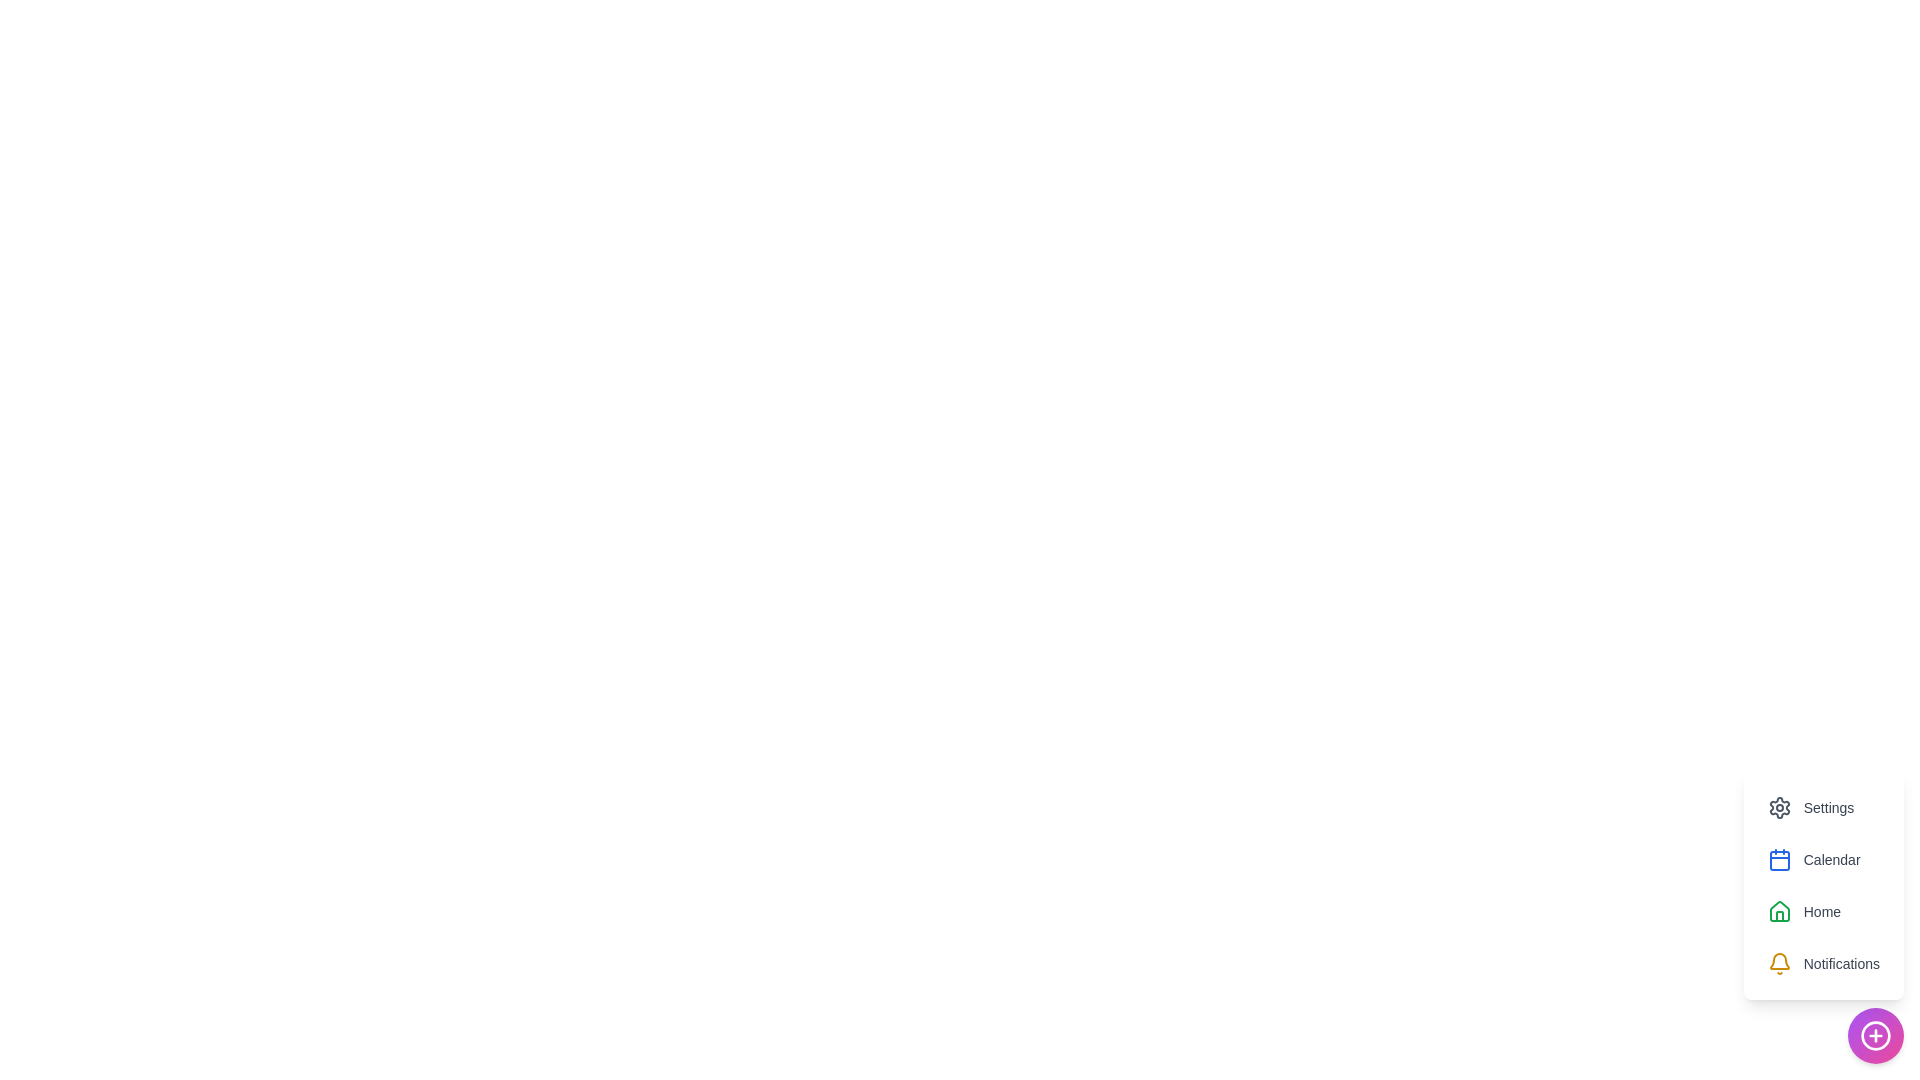  I want to click on the Notifications option from the menu, so click(1824, 963).